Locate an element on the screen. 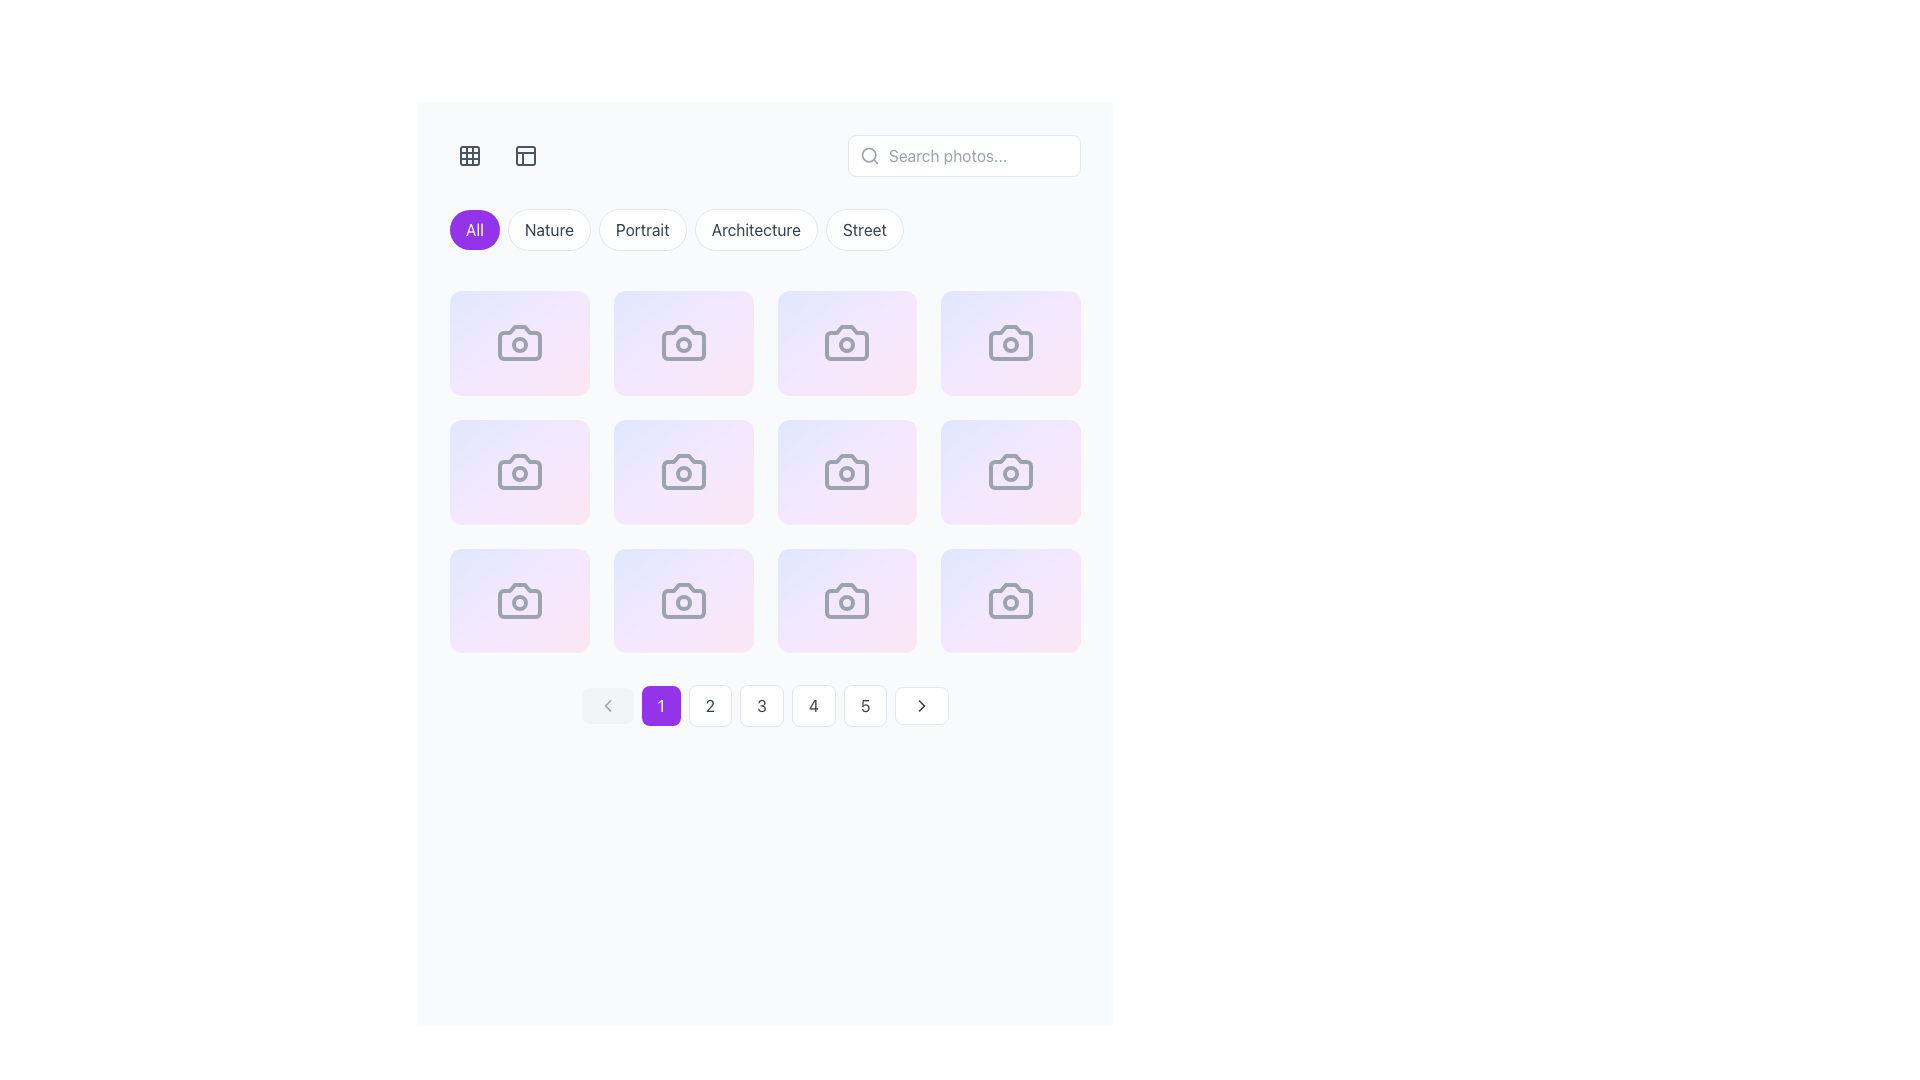 Image resolution: width=1920 pixels, height=1080 pixels. the minimalistic gray camera icon located in the fourth cell of the second row in a grid layout is located at coordinates (847, 600).